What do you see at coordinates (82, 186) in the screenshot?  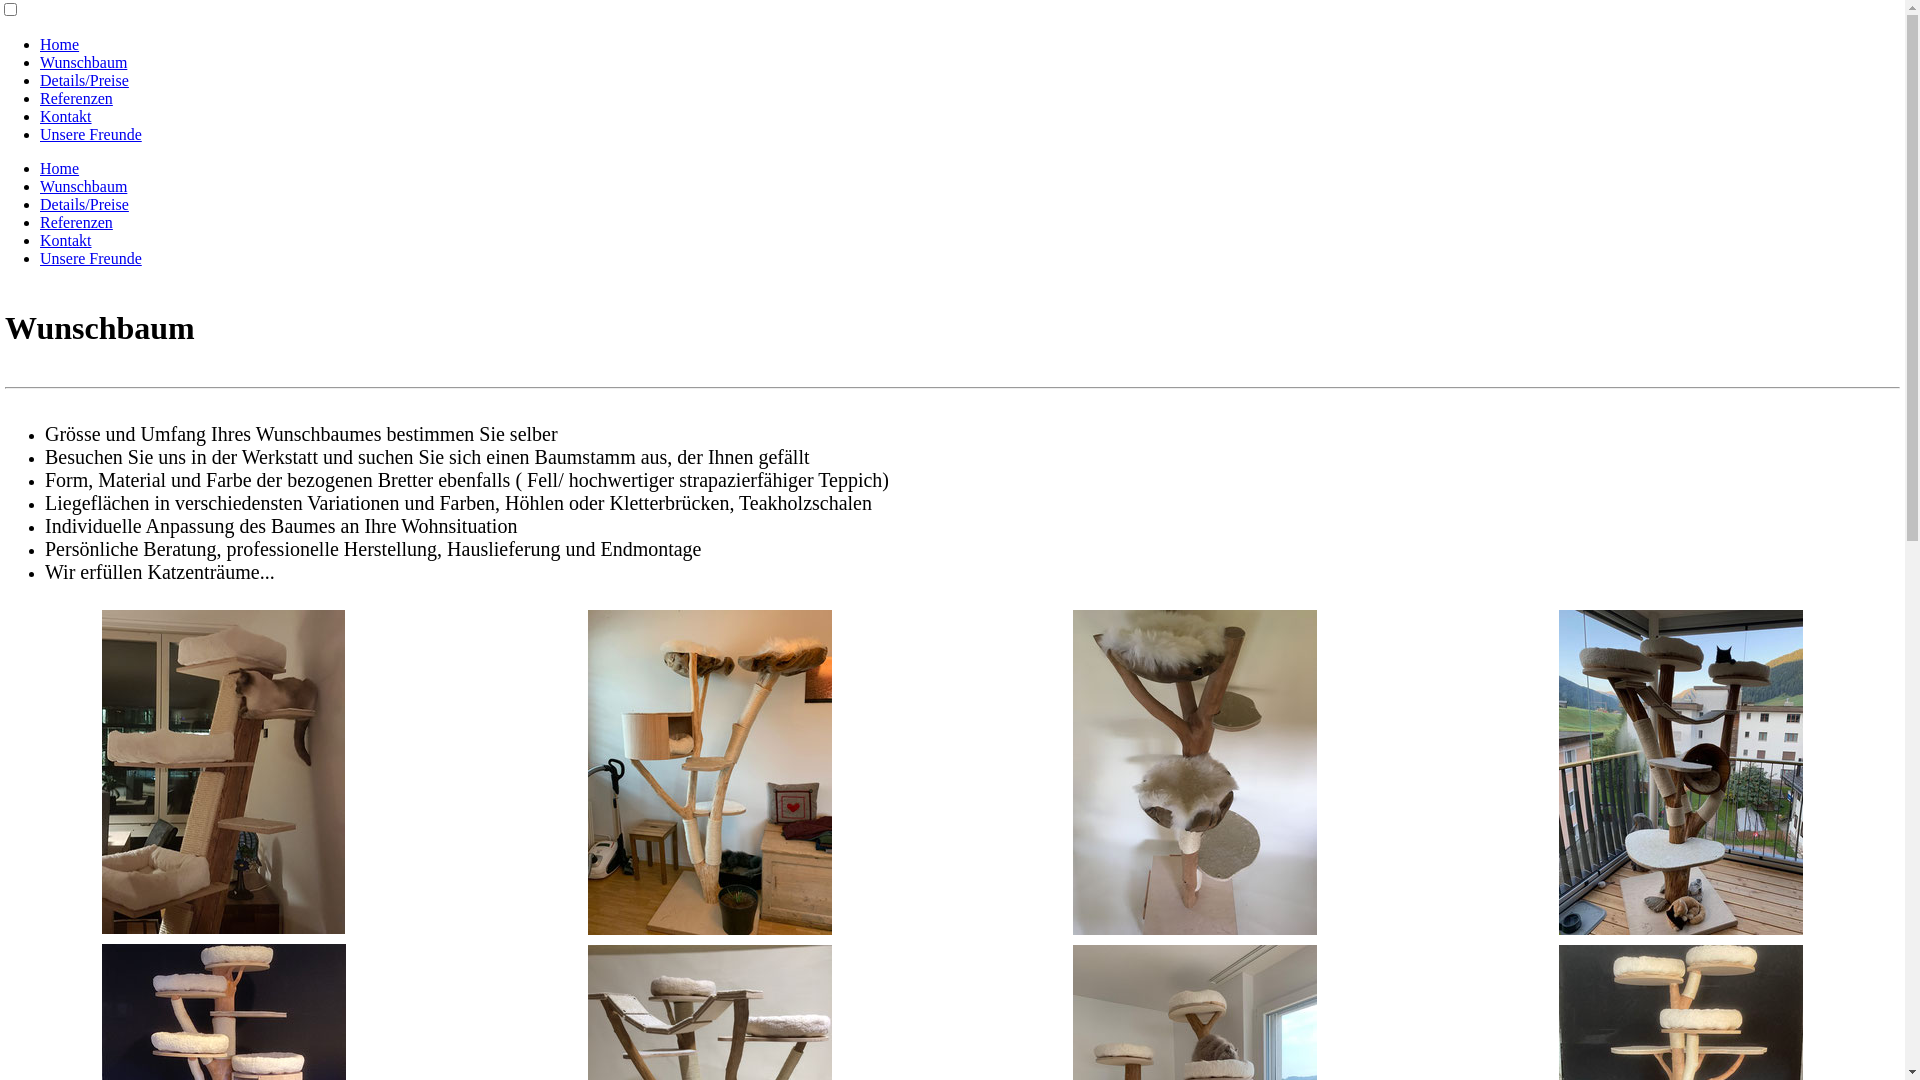 I see `'Wunschbaum'` at bounding box center [82, 186].